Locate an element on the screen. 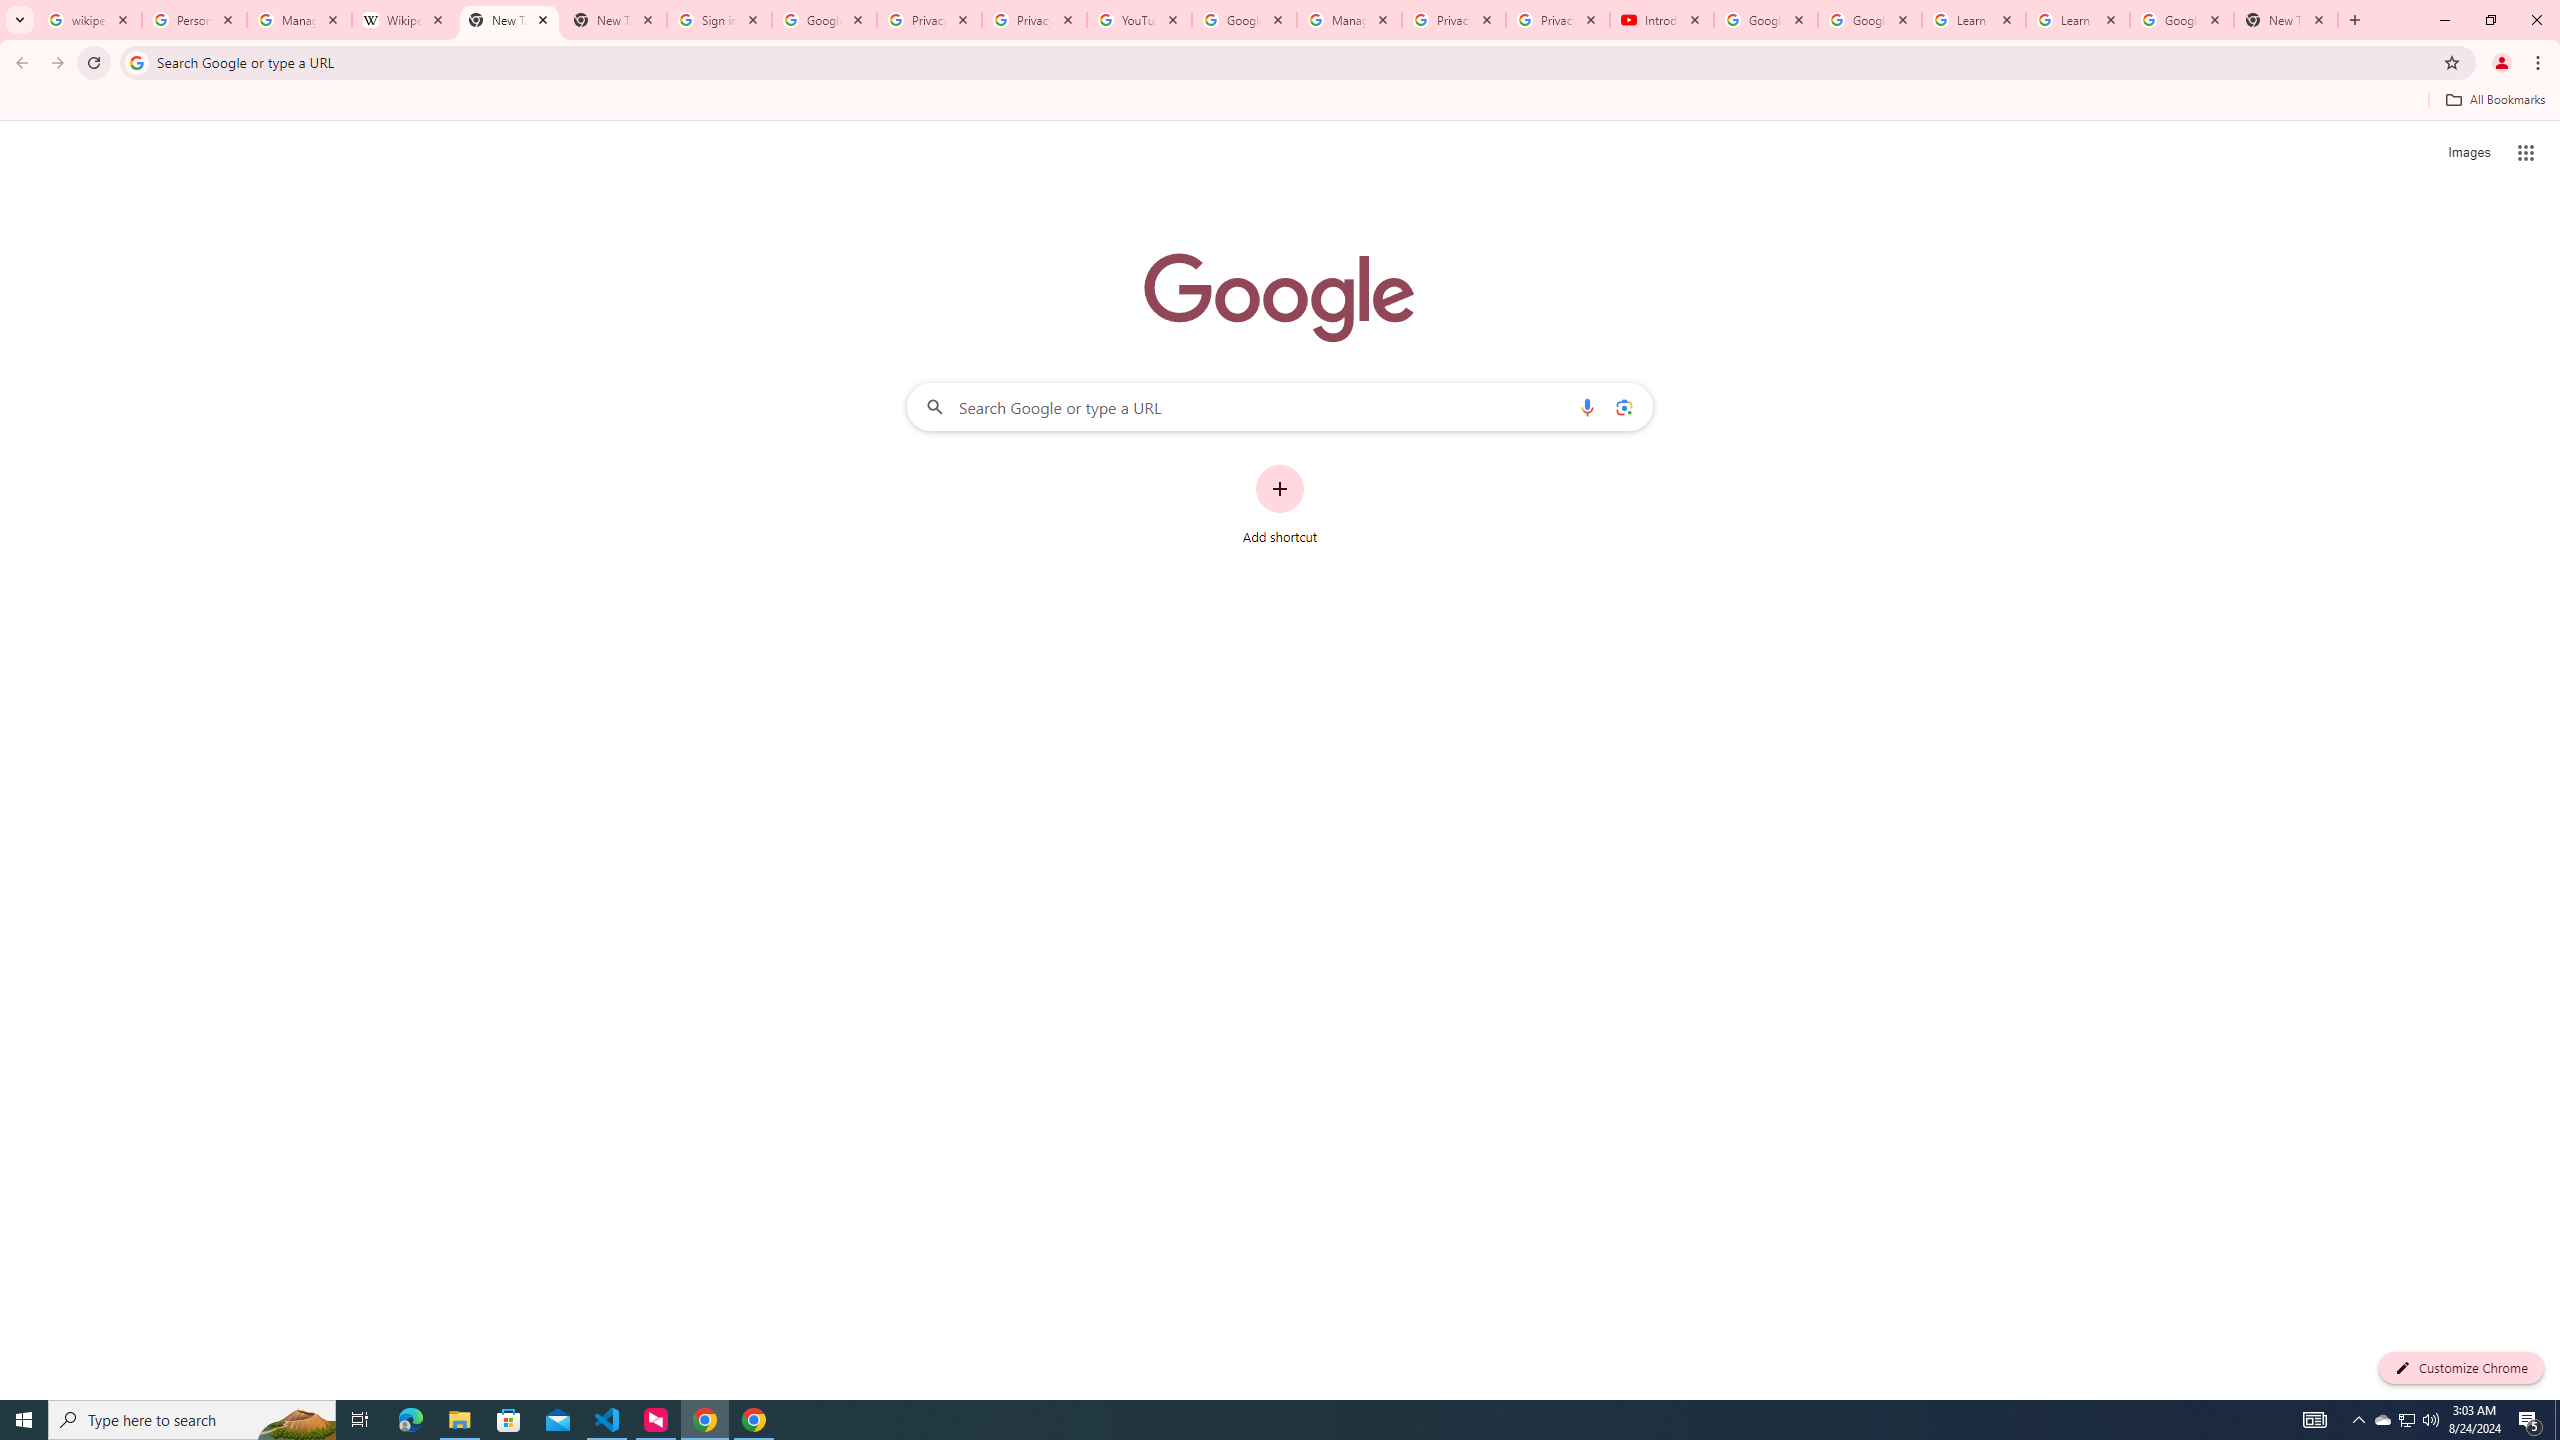 The image size is (2560, 1440). 'Wikipedia:Edit requests - Wikipedia' is located at coordinates (403, 19).